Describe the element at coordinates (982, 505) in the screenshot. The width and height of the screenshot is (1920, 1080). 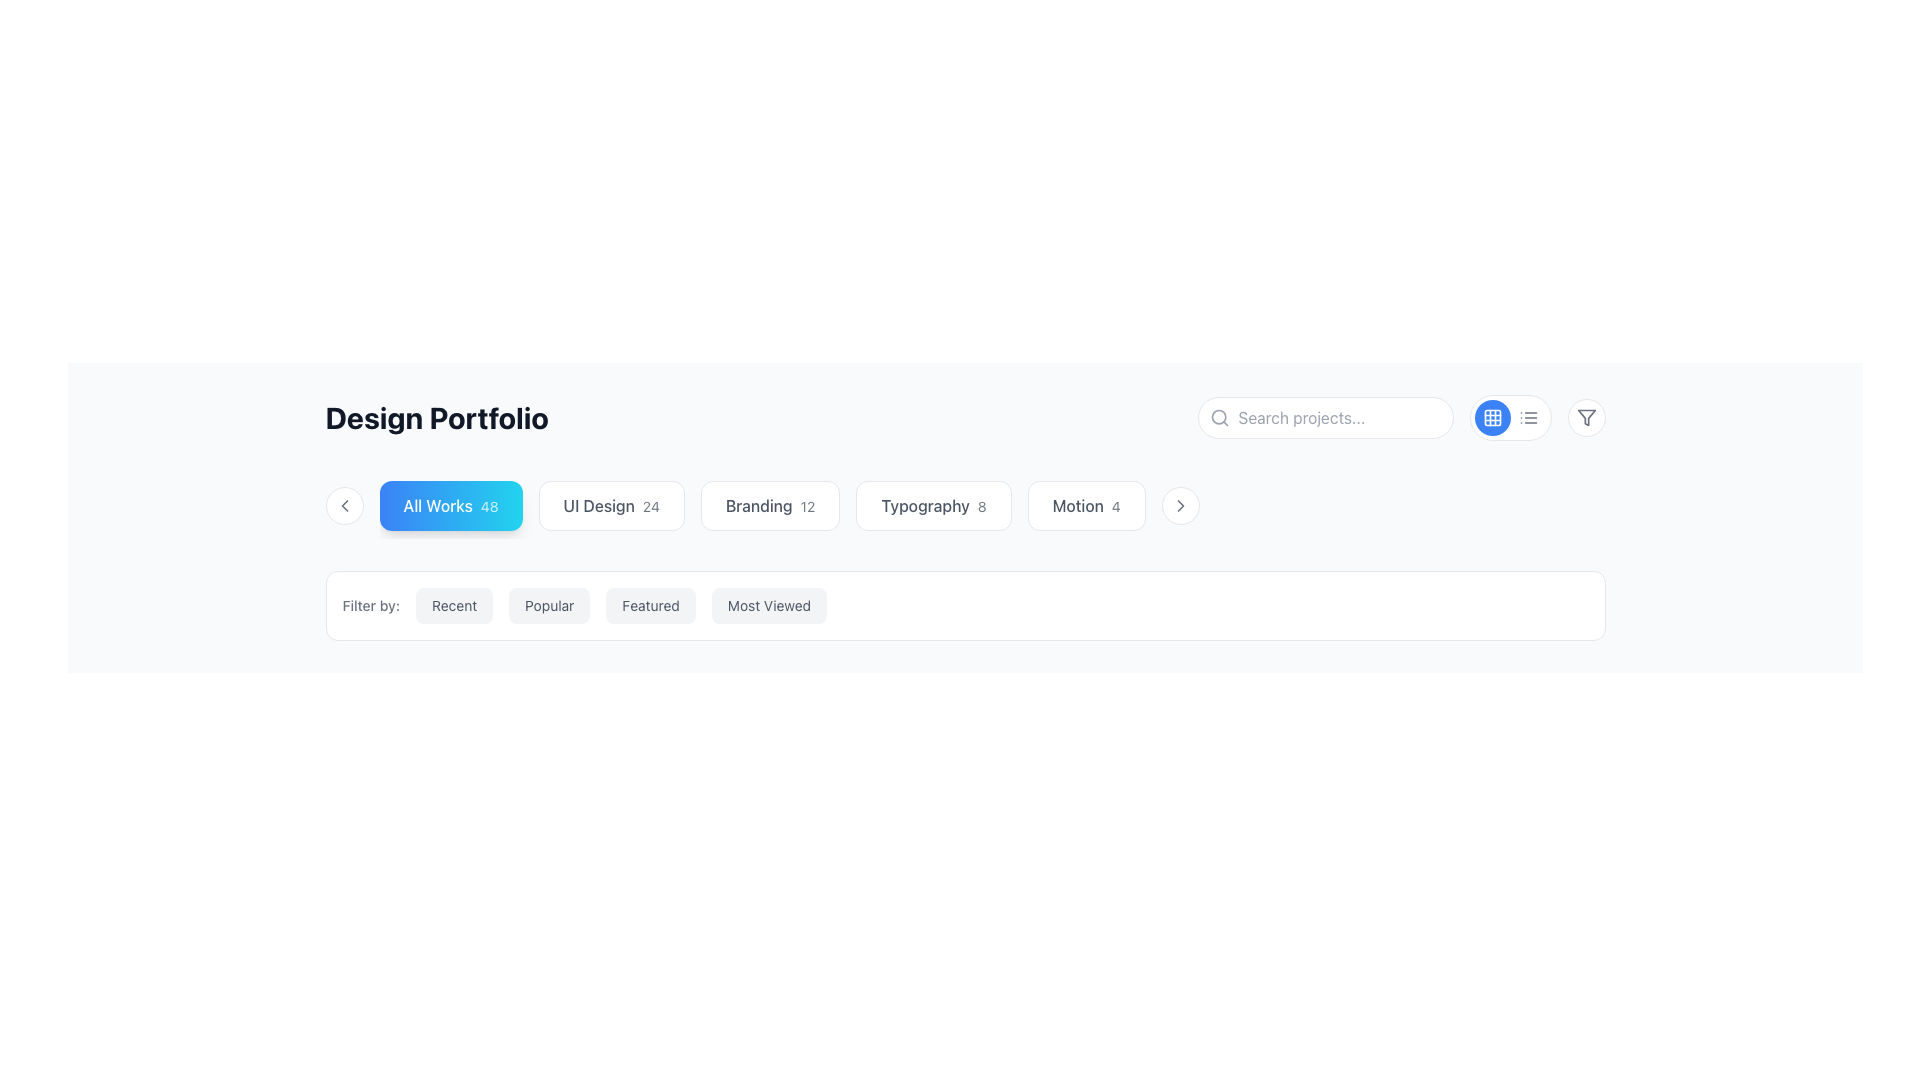
I see `the numerical value displaying supplementary information related to the 'Typography' category, which is located within the card labeled 'Typography 8'` at that location.